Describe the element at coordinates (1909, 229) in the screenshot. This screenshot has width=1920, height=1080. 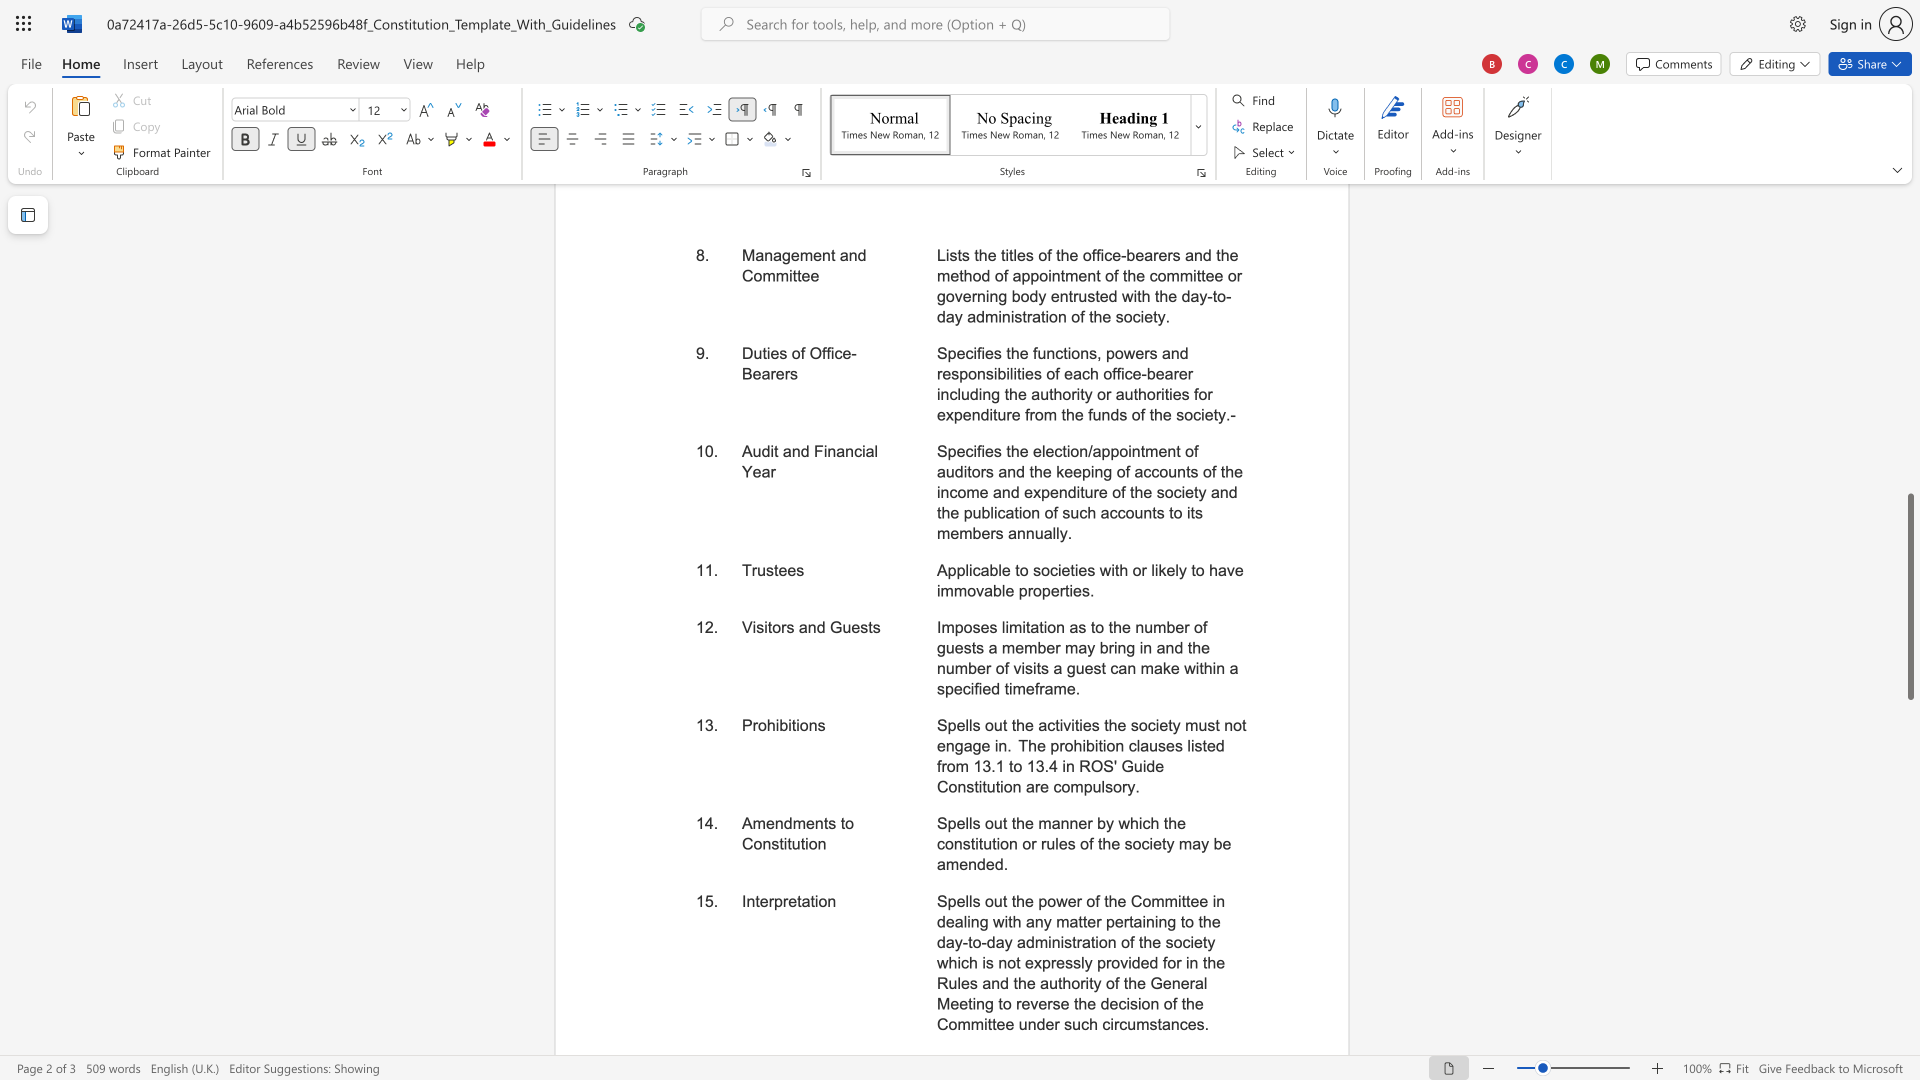
I see `the scrollbar to adjust the page upward` at that location.